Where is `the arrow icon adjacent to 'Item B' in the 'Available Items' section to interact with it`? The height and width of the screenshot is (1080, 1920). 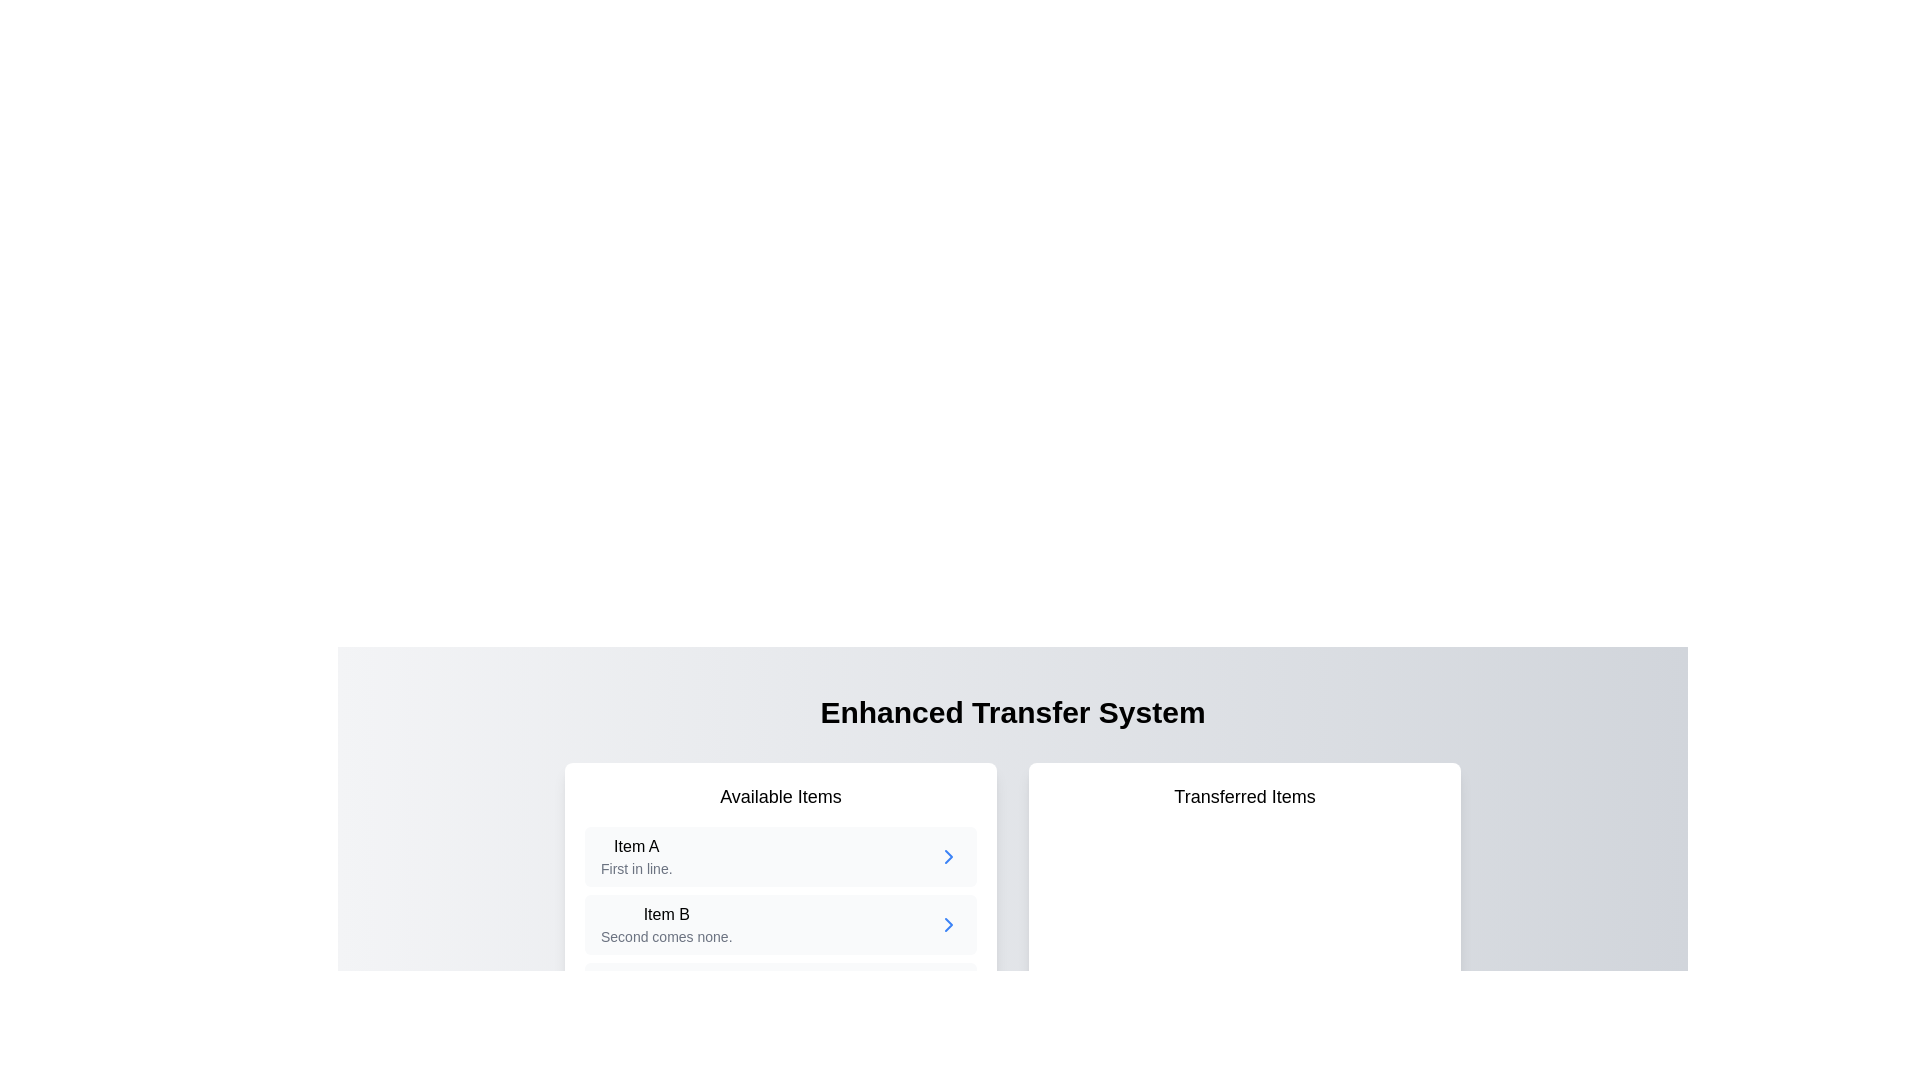
the arrow icon adjacent to 'Item B' in the 'Available Items' section to interact with it is located at coordinates (948, 925).